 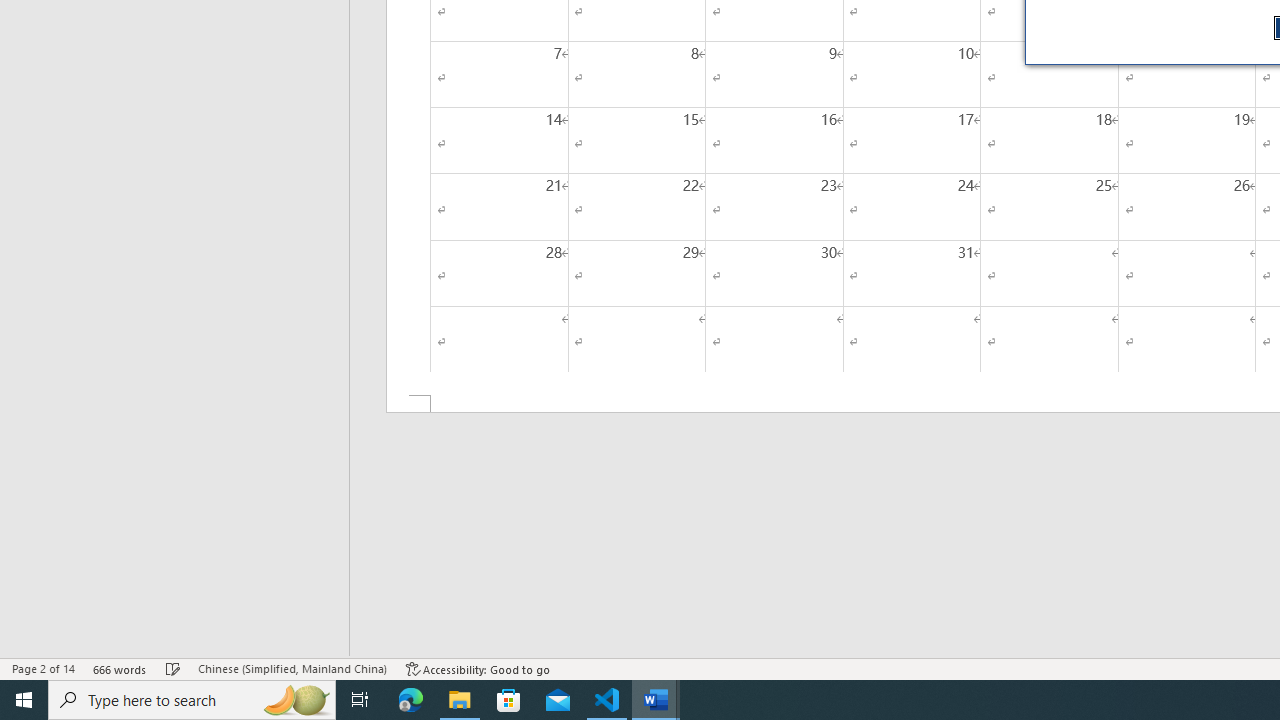 What do you see at coordinates (43, 669) in the screenshot?
I see `'Page Number Page 2 of 14'` at bounding box center [43, 669].